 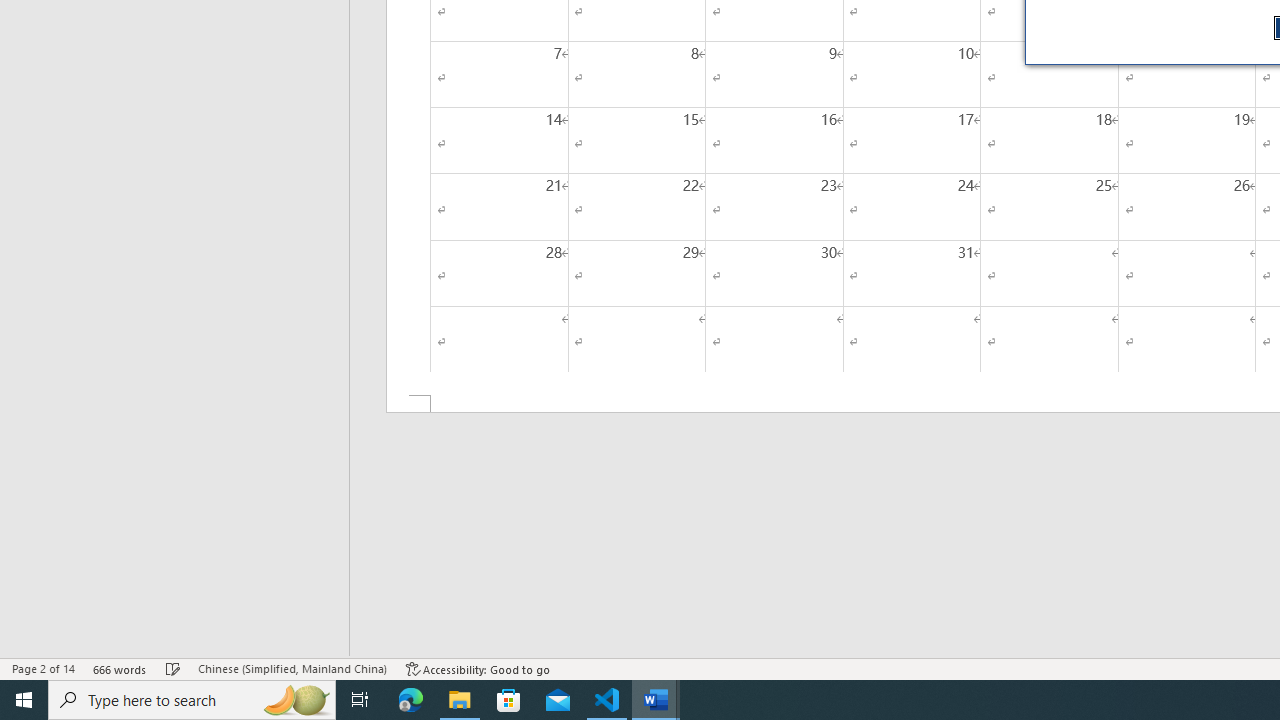 What do you see at coordinates (43, 669) in the screenshot?
I see `'Page Number Page 2 of 14'` at bounding box center [43, 669].